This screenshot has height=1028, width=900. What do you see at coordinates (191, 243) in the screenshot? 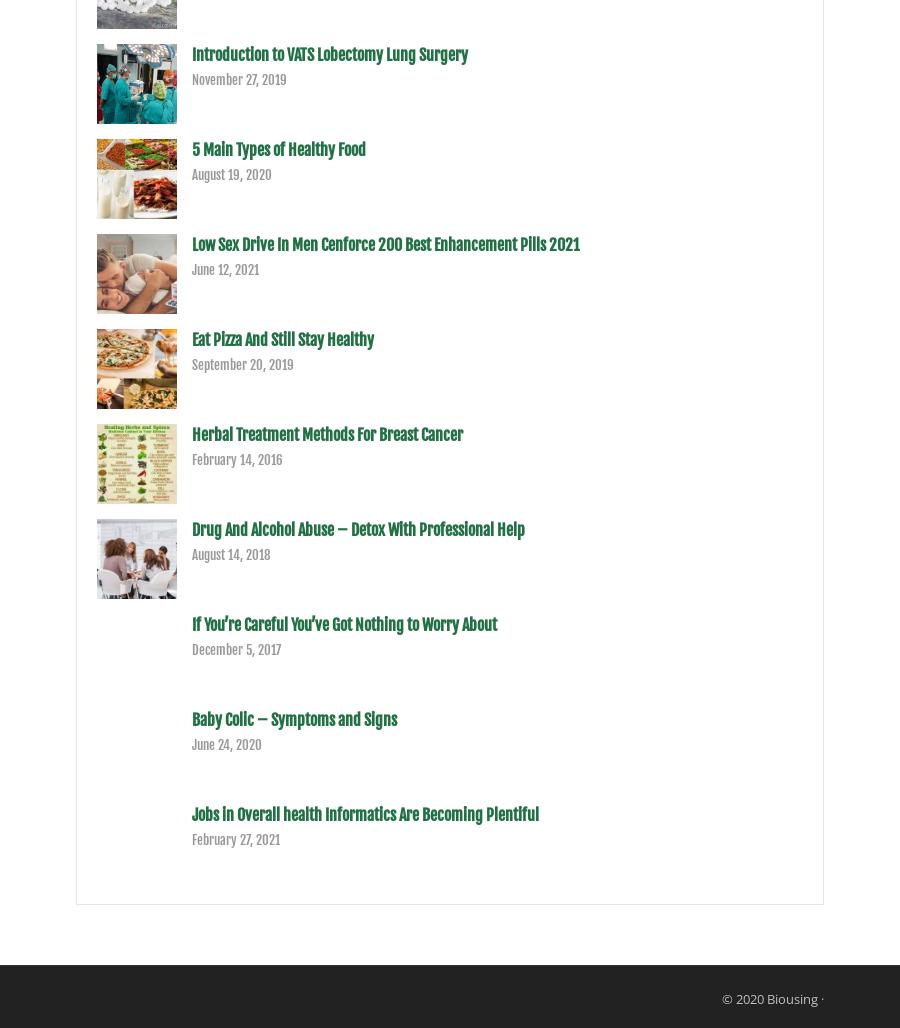
I see `'Low Sex Drive In Men Cenforce 200 Best Enhancement Pills 2021'` at bounding box center [191, 243].